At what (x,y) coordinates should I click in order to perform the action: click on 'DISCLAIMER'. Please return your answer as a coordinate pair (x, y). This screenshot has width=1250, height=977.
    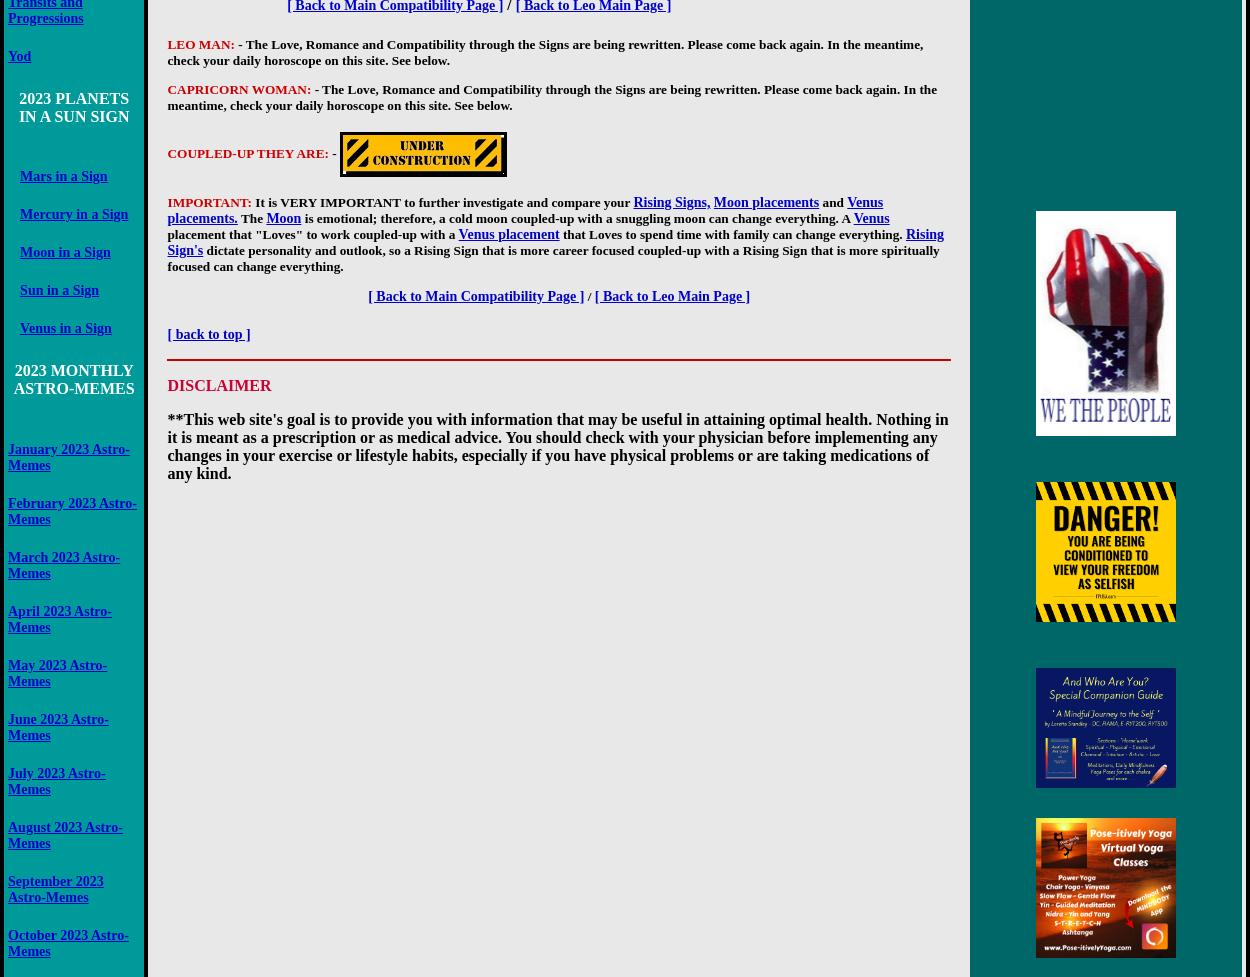
    Looking at the image, I should click on (167, 384).